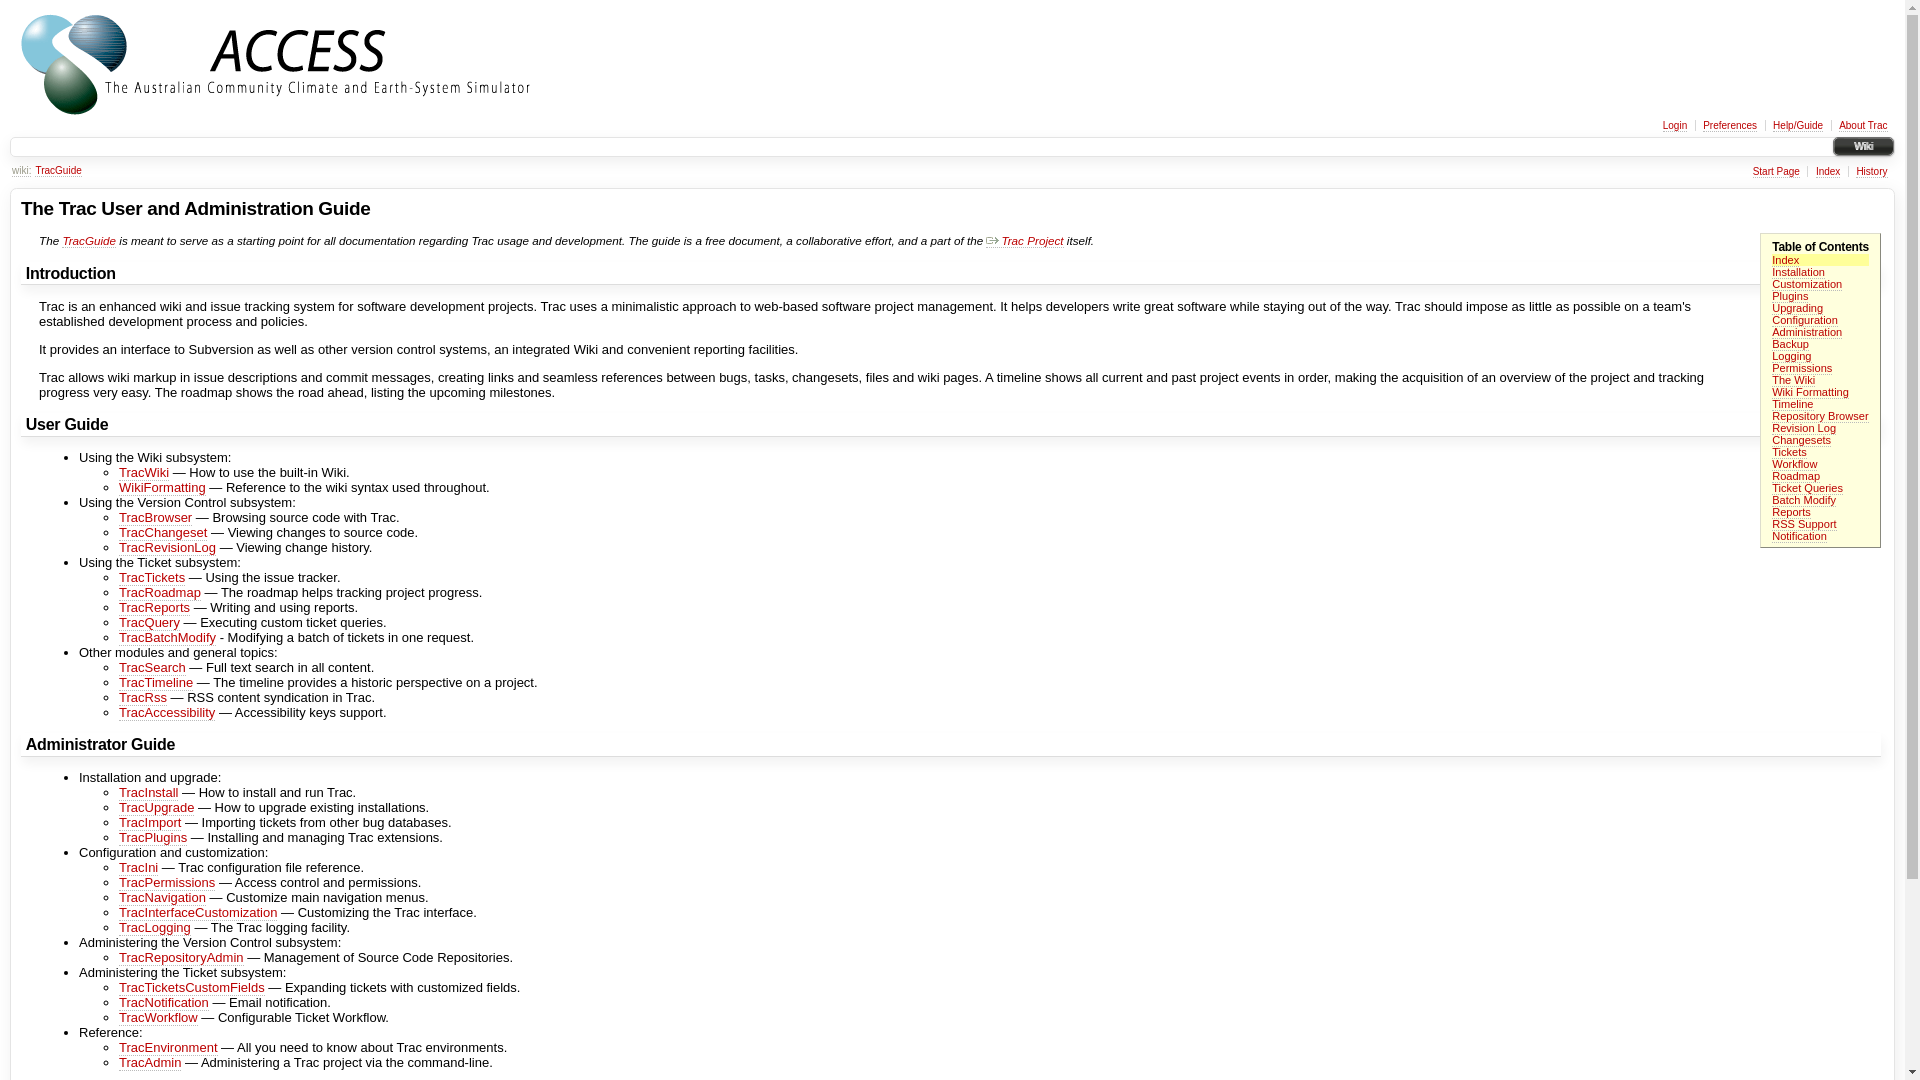 The width and height of the screenshot is (1920, 1080). What do you see at coordinates (1771, 296) in the screenshot?
I see `'Plugins'` at bounding box center [1771, 296].